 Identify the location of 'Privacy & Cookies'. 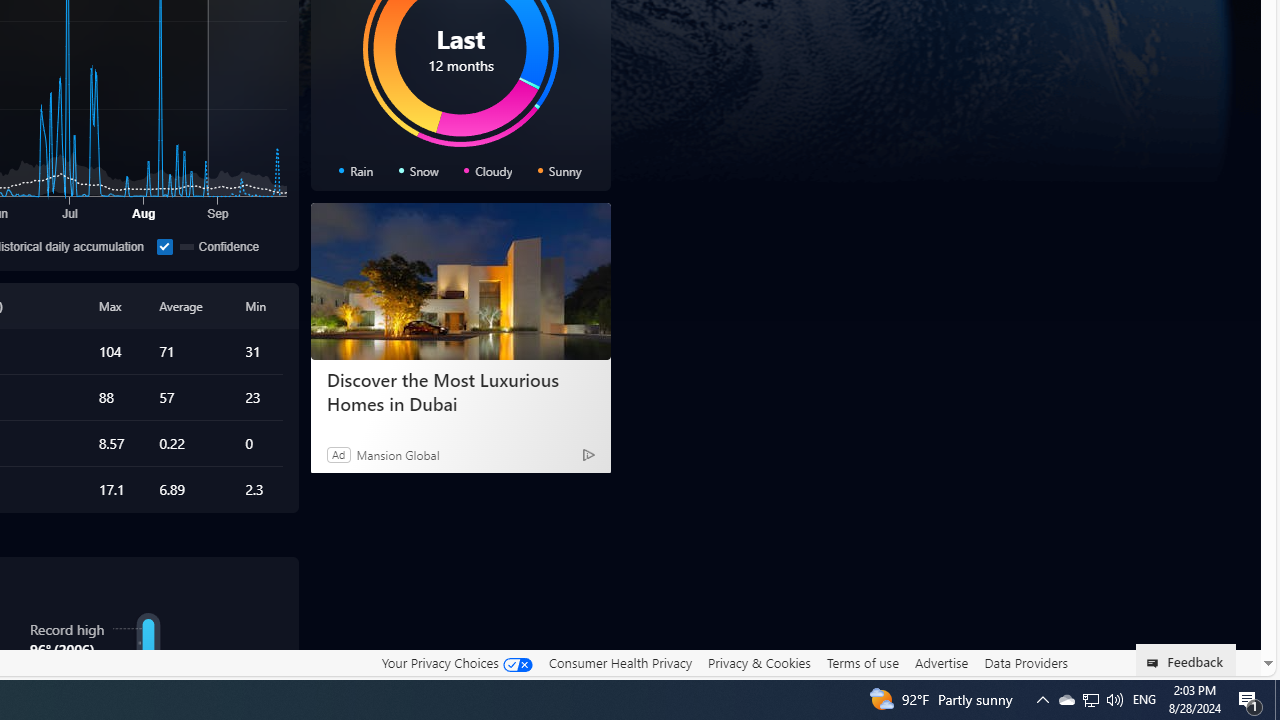
(758, 662).